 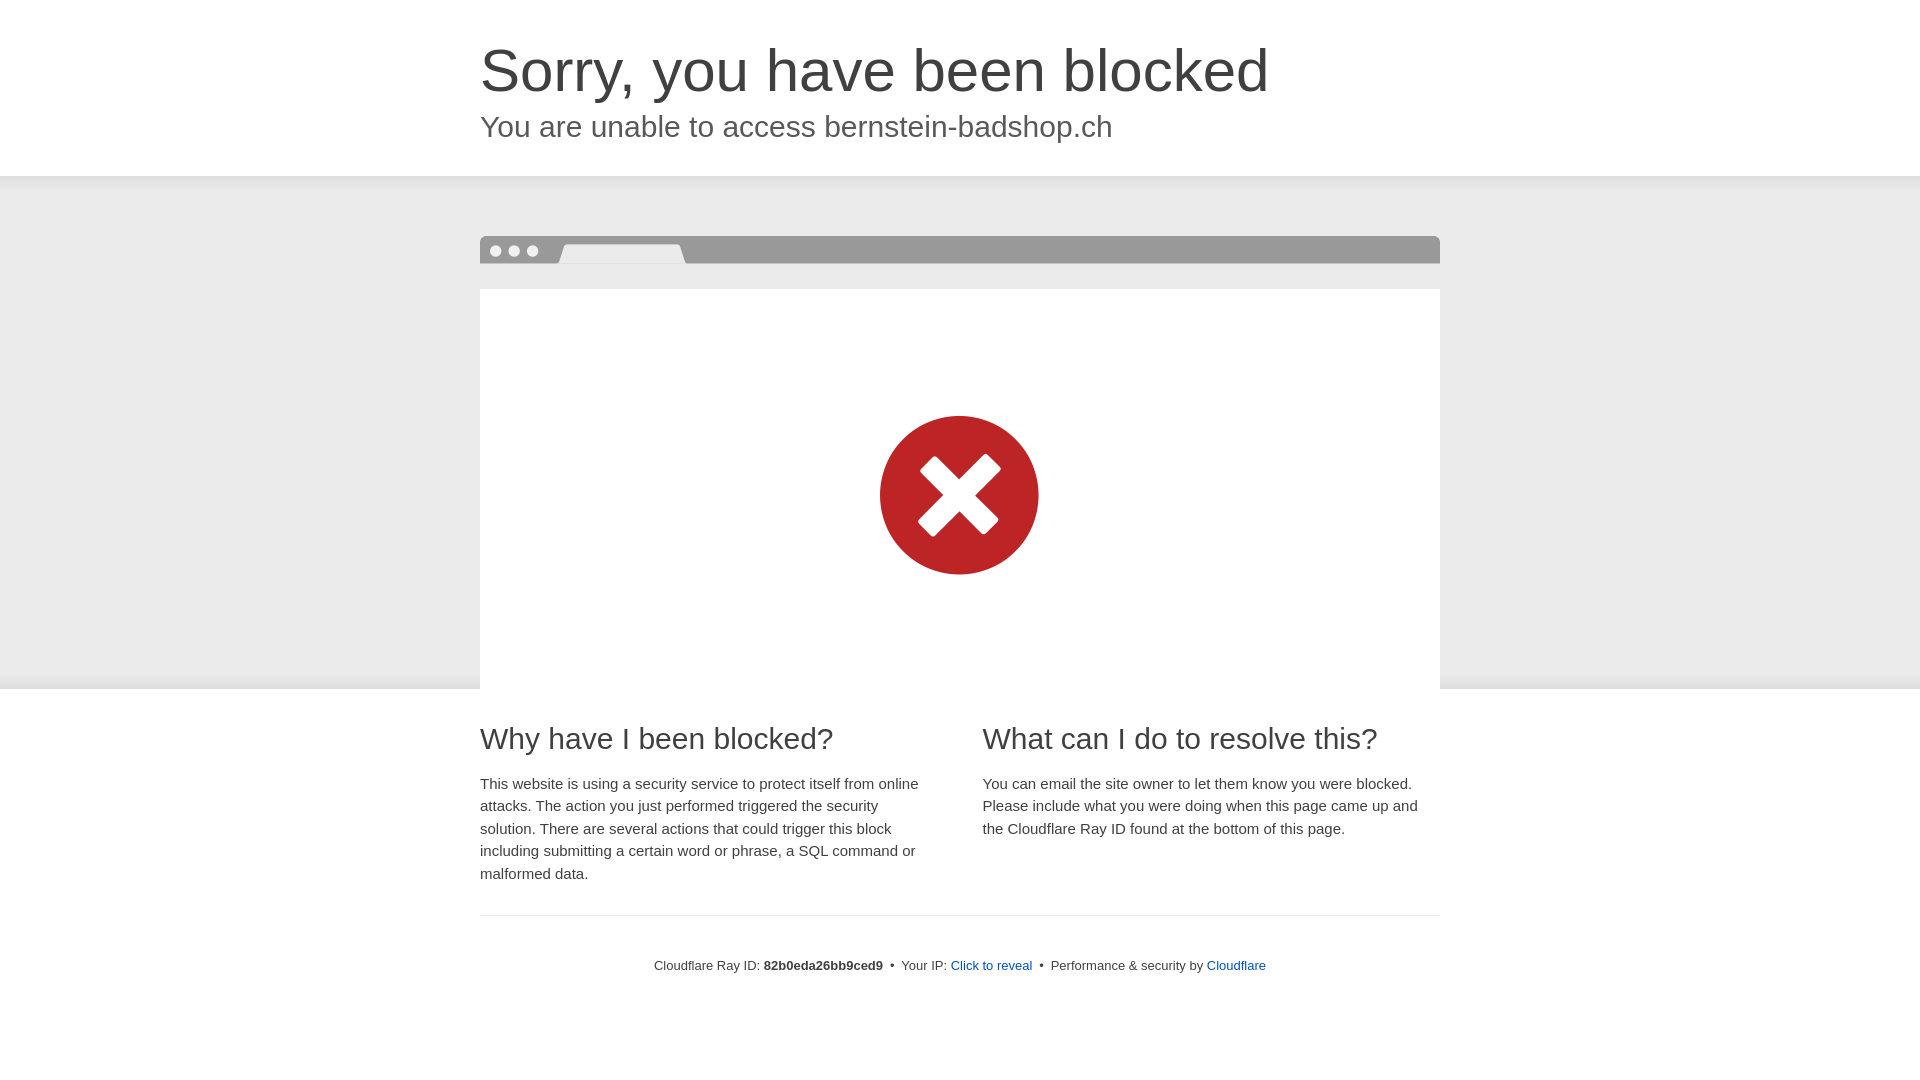 What do you see at coordinates (1205, 964) in the screenshot?
I see `'Cloudflare'` at bounding box center [1205, 964].